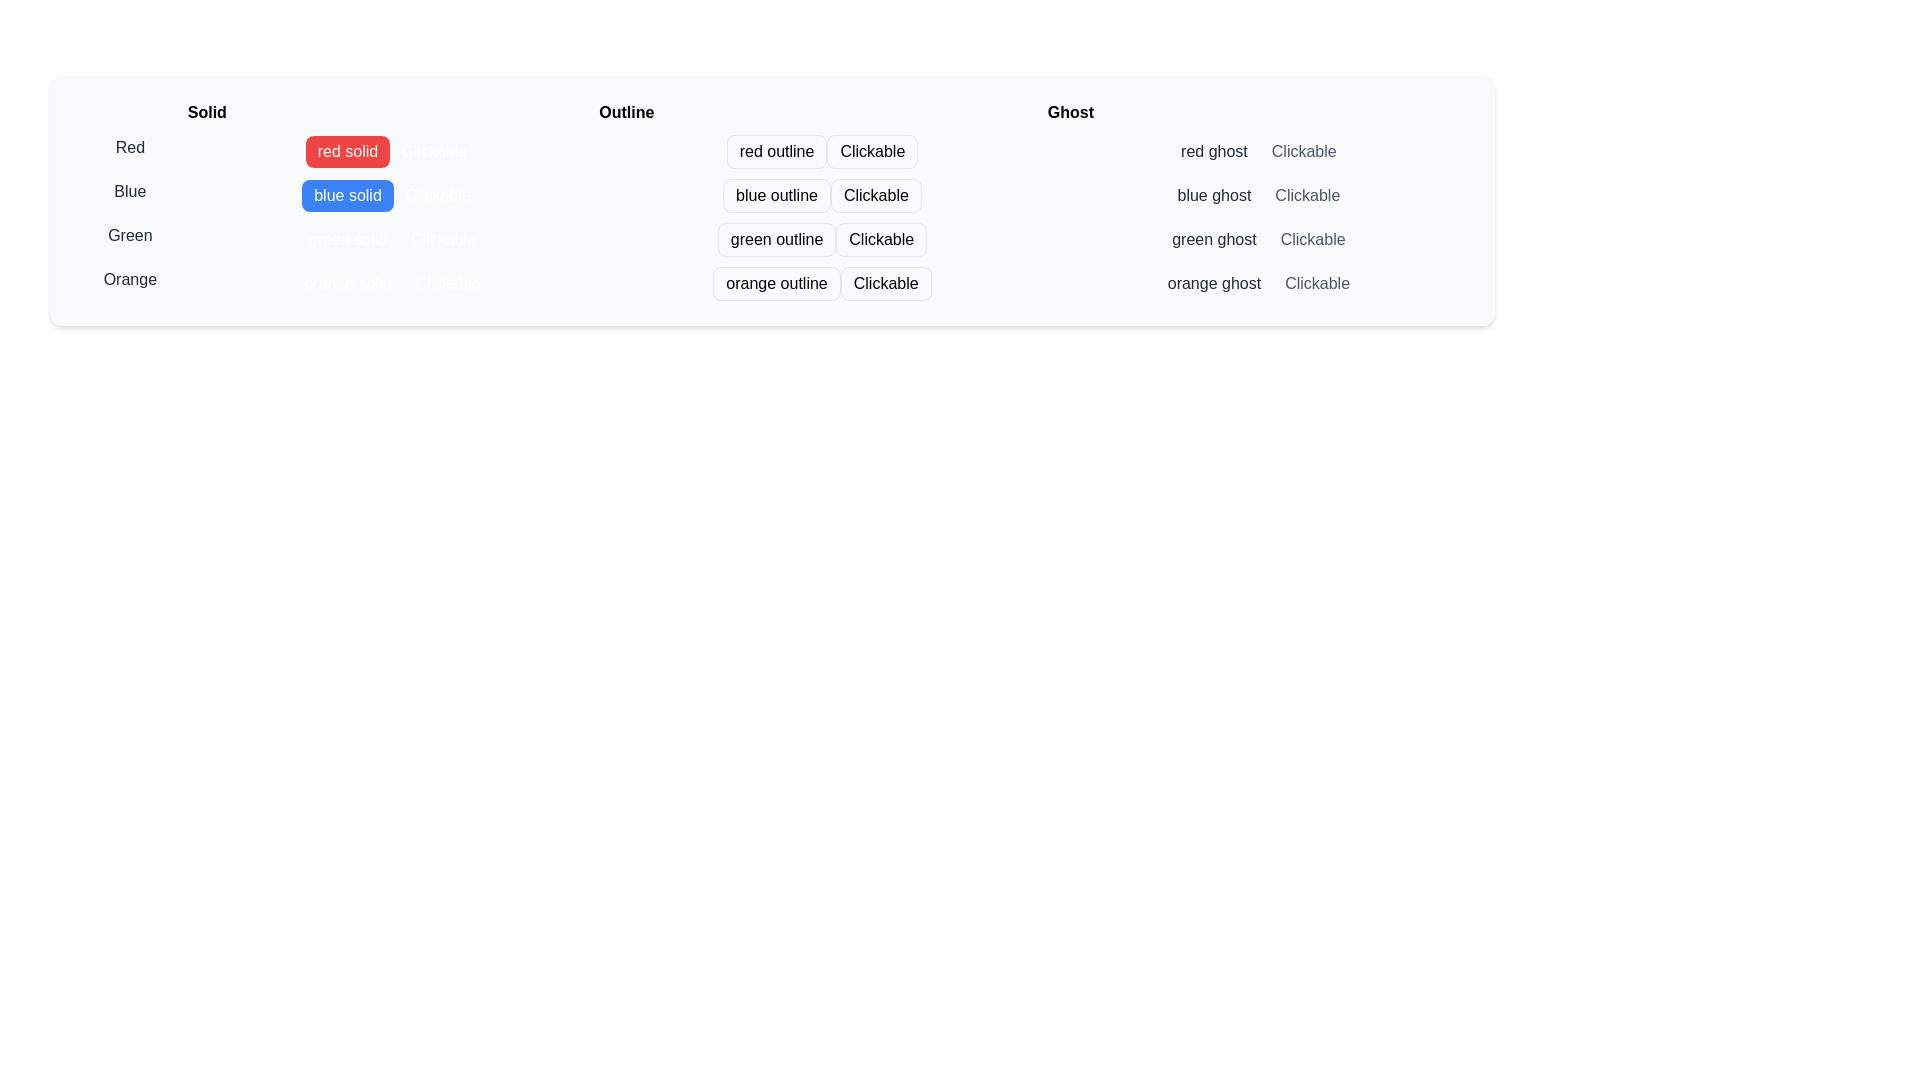 This screenshot has height=1080, width=1920. What do you see at coordinates (433, 150) in the screenshot?
I see `the button labeled 'Clickable' with a semi-transparent red background and white text, located in the first row of the 'Solid' column` at bounding box center [433, 150].